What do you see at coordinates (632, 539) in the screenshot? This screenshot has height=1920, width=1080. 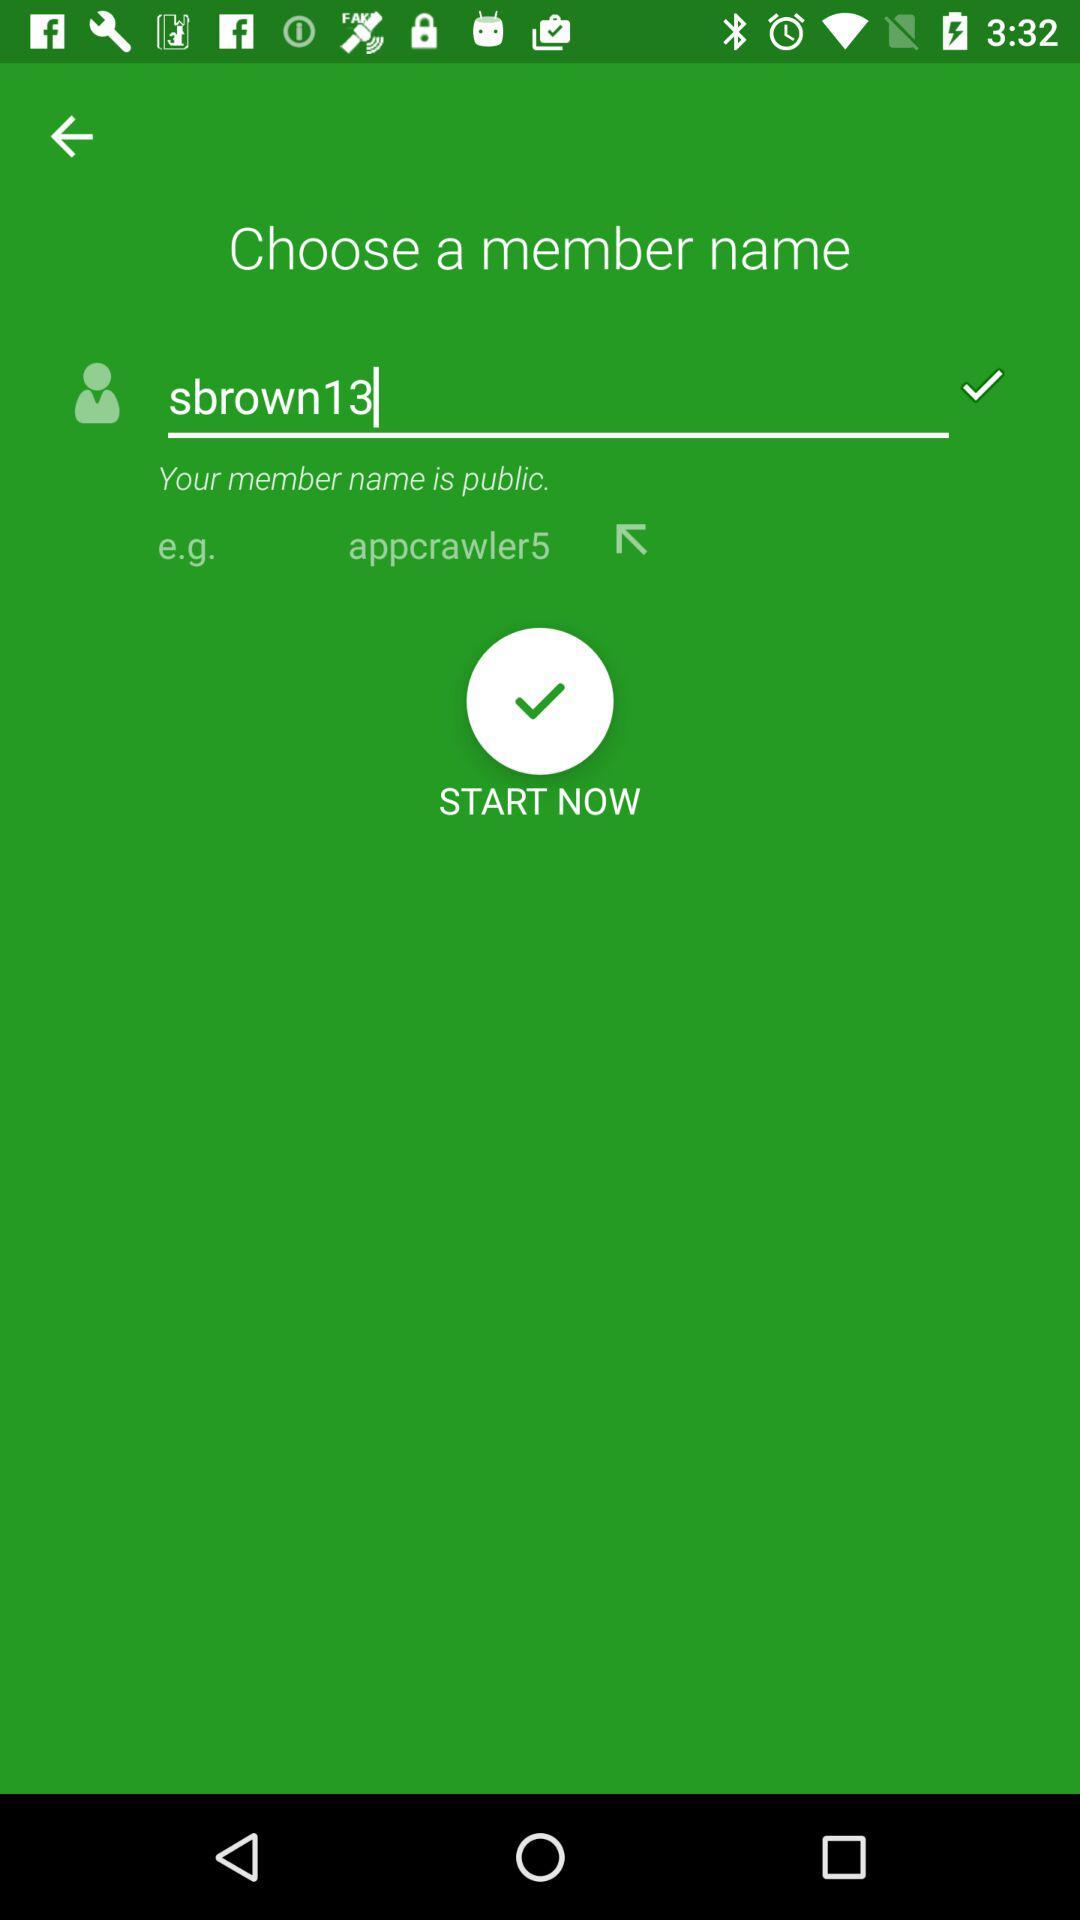 I see `go back` at bounding box center [632, 539].